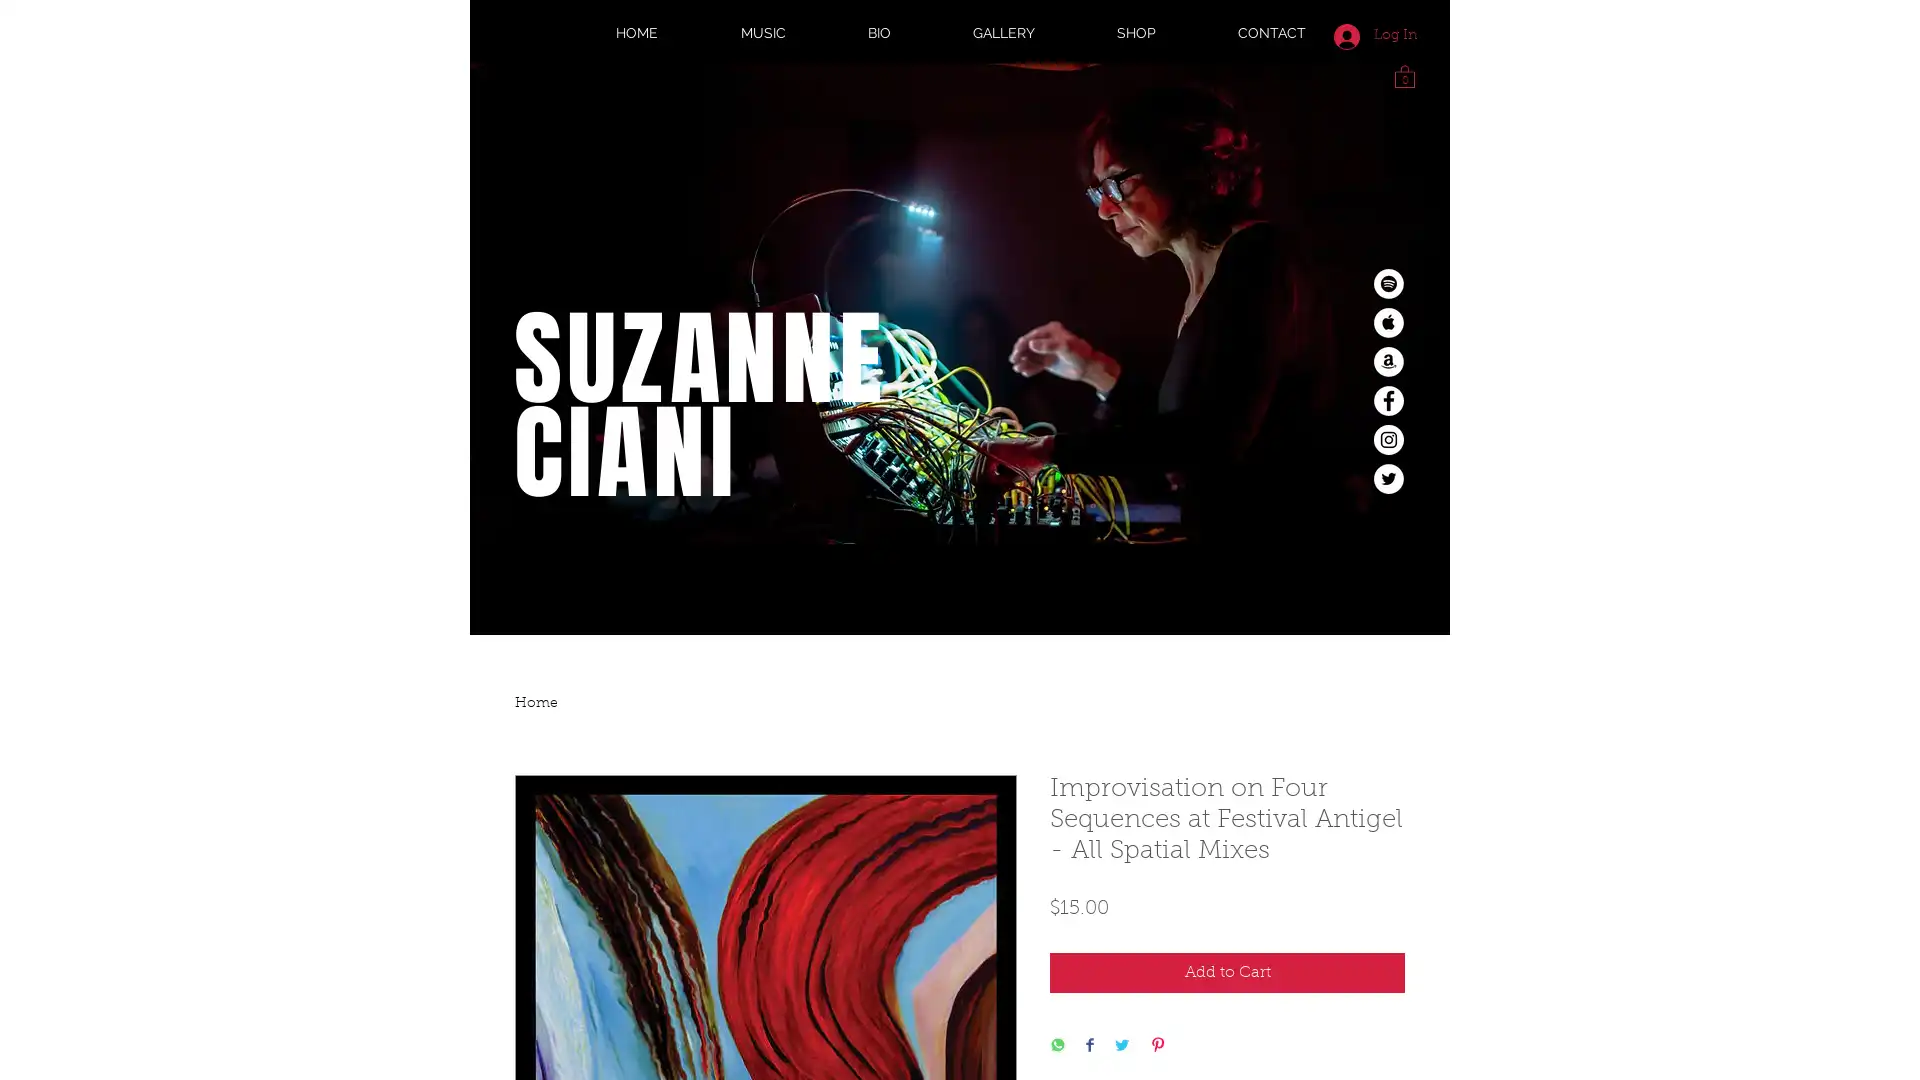 The image size is (1920, 1080). Describe the element at coordinates (1088, 1045) in the screenshot. I see `Share on Facebook` at that location.